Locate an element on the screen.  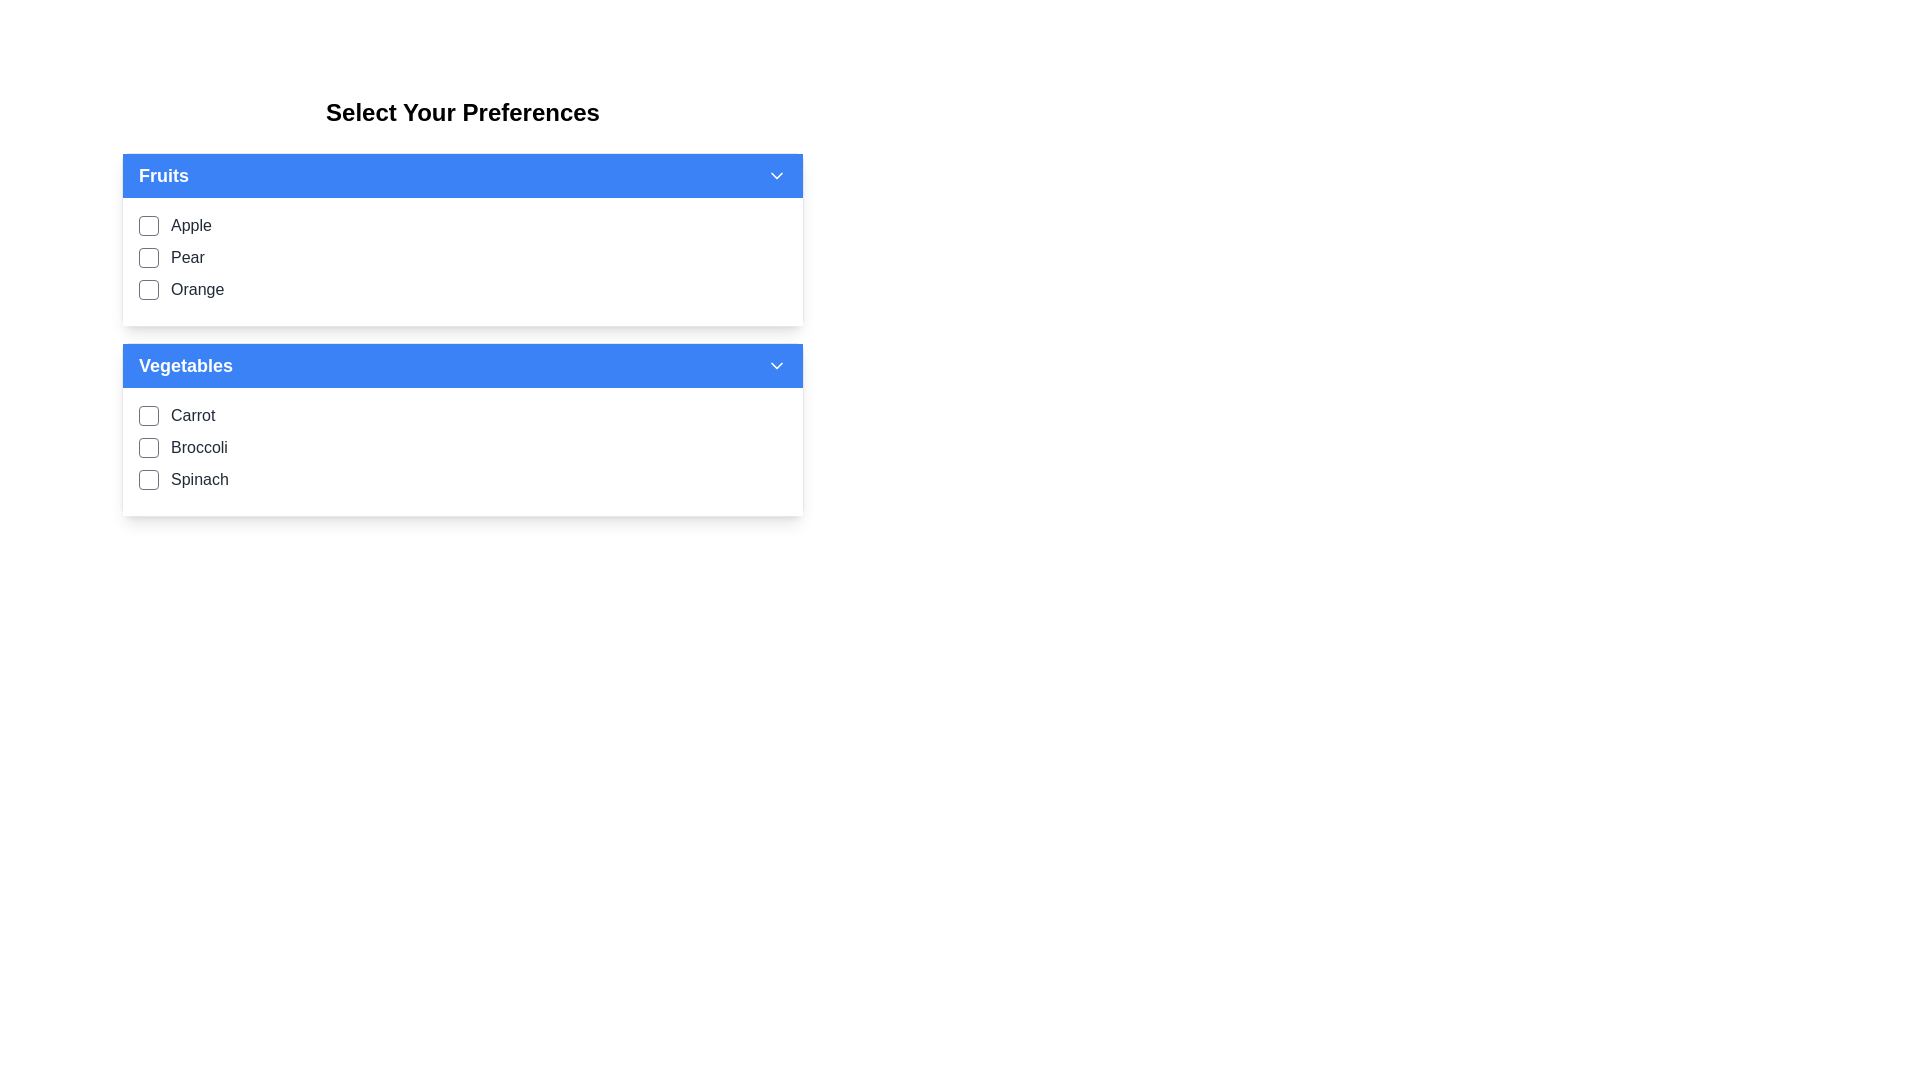
the checkbox next to the text 'Pear' in the 'Fruits' section is located at coordinates (147, 257).